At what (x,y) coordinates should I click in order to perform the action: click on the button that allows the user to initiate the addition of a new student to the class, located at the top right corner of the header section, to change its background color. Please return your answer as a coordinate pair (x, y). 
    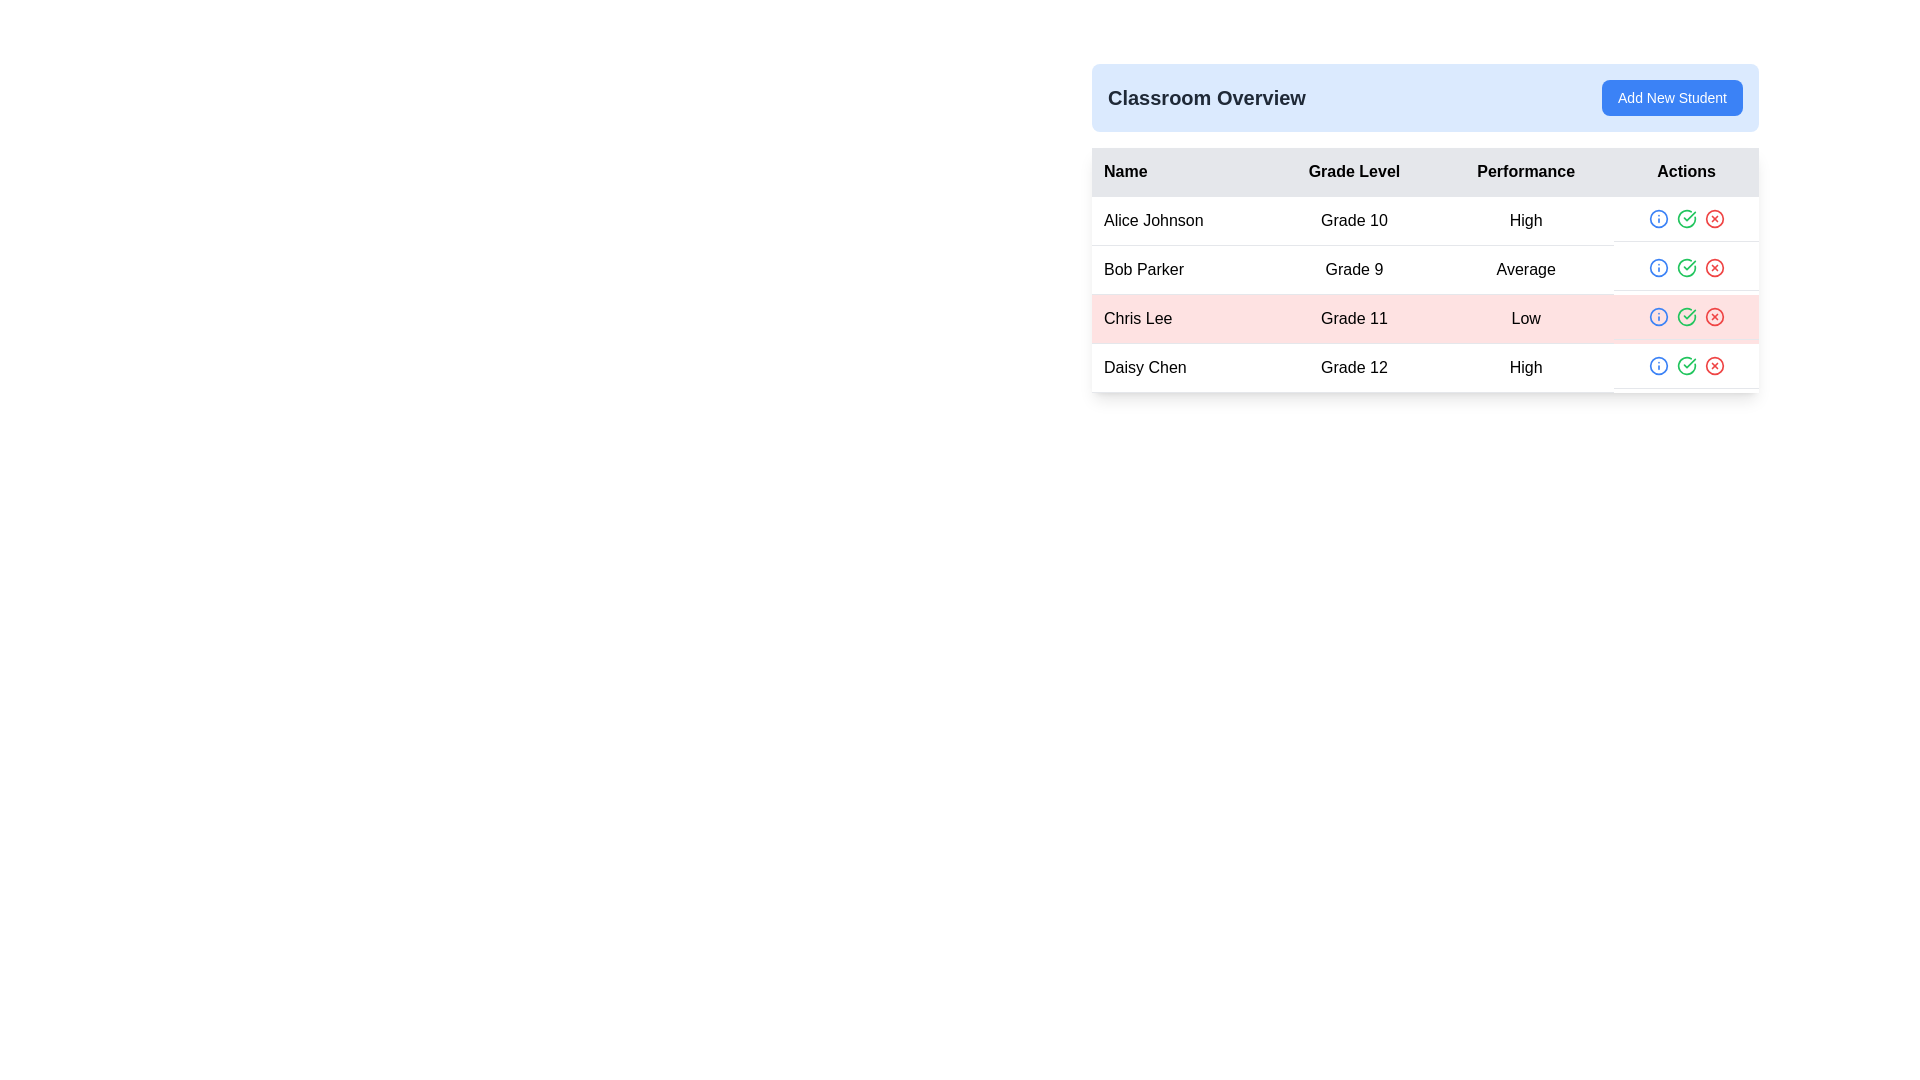
    Looking at the image, I should click on (1672, 97).